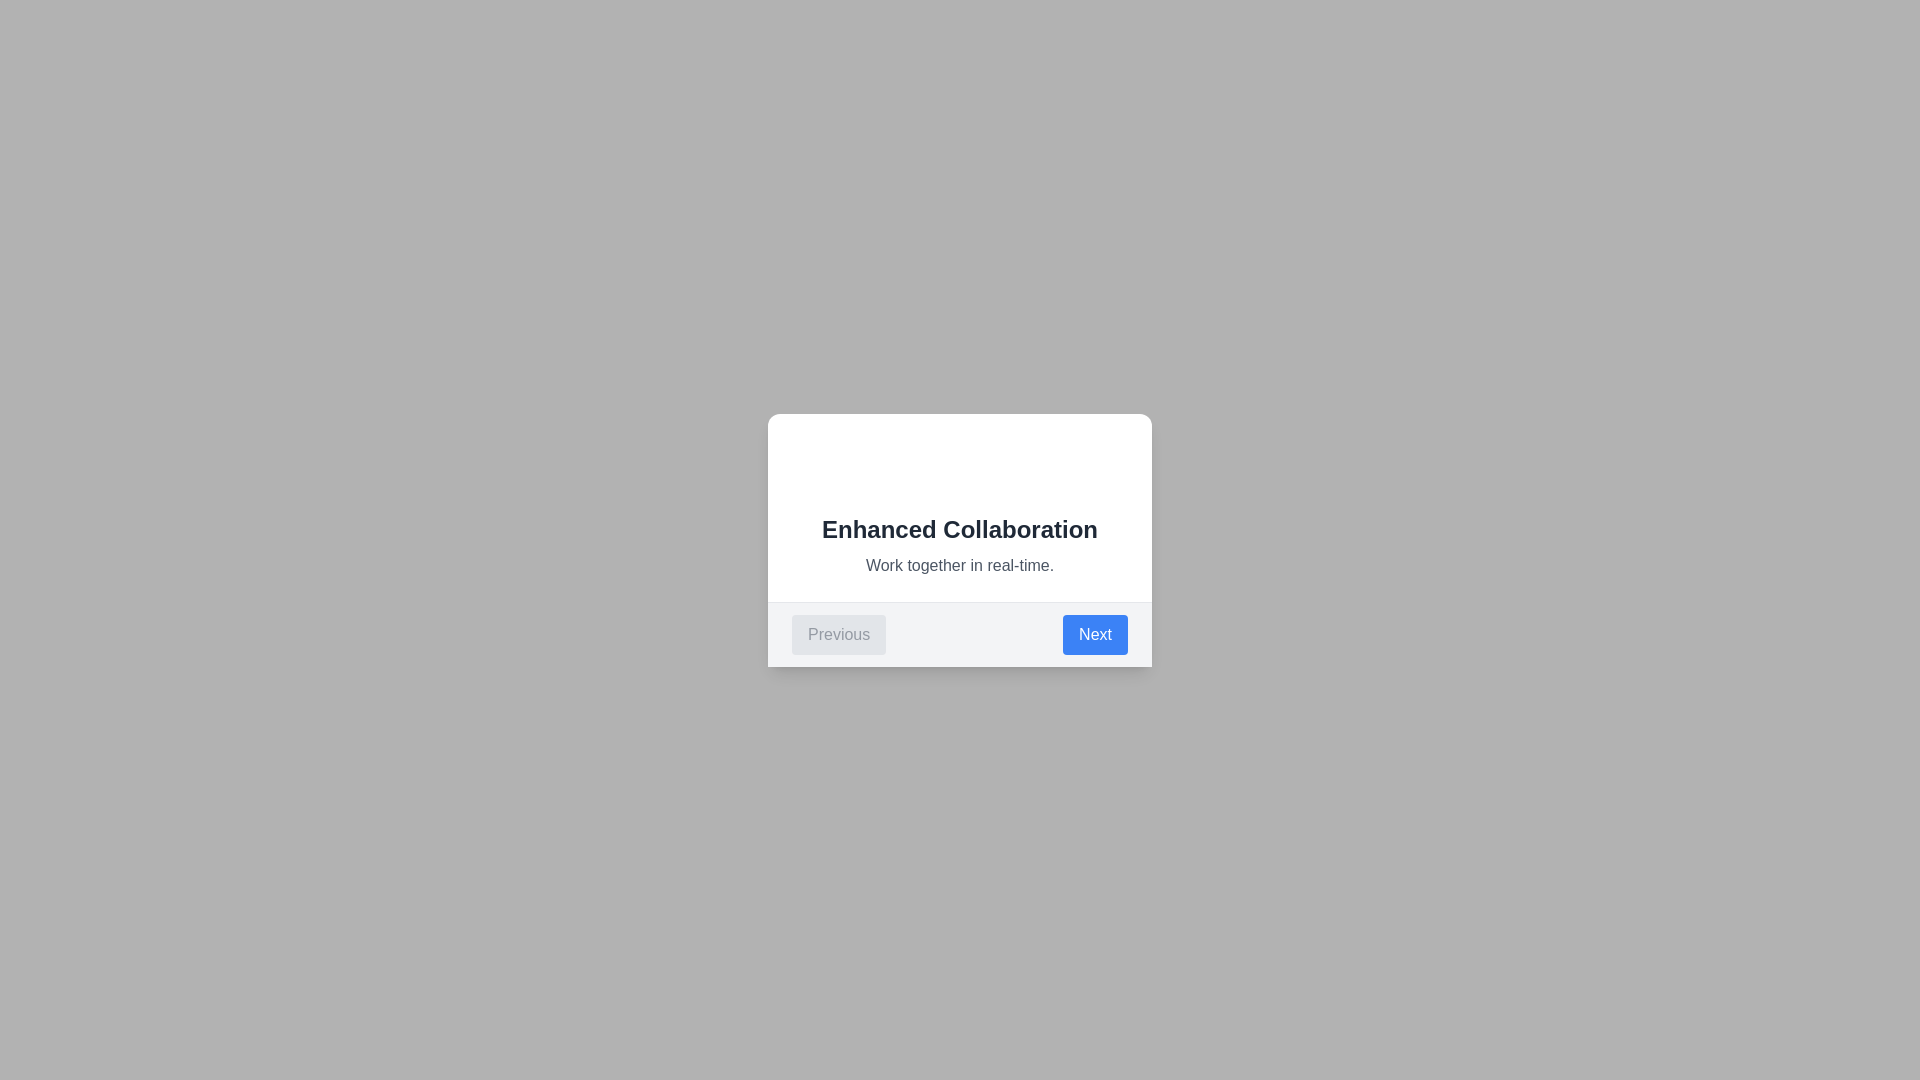 The height and width of the screenshot is (1080, 1920). I want to click on the text snippet styled in gray that displays the message 'Work together in real-time.' located below the bold heading 'Enhanced Collaboration', so click(960, 564).